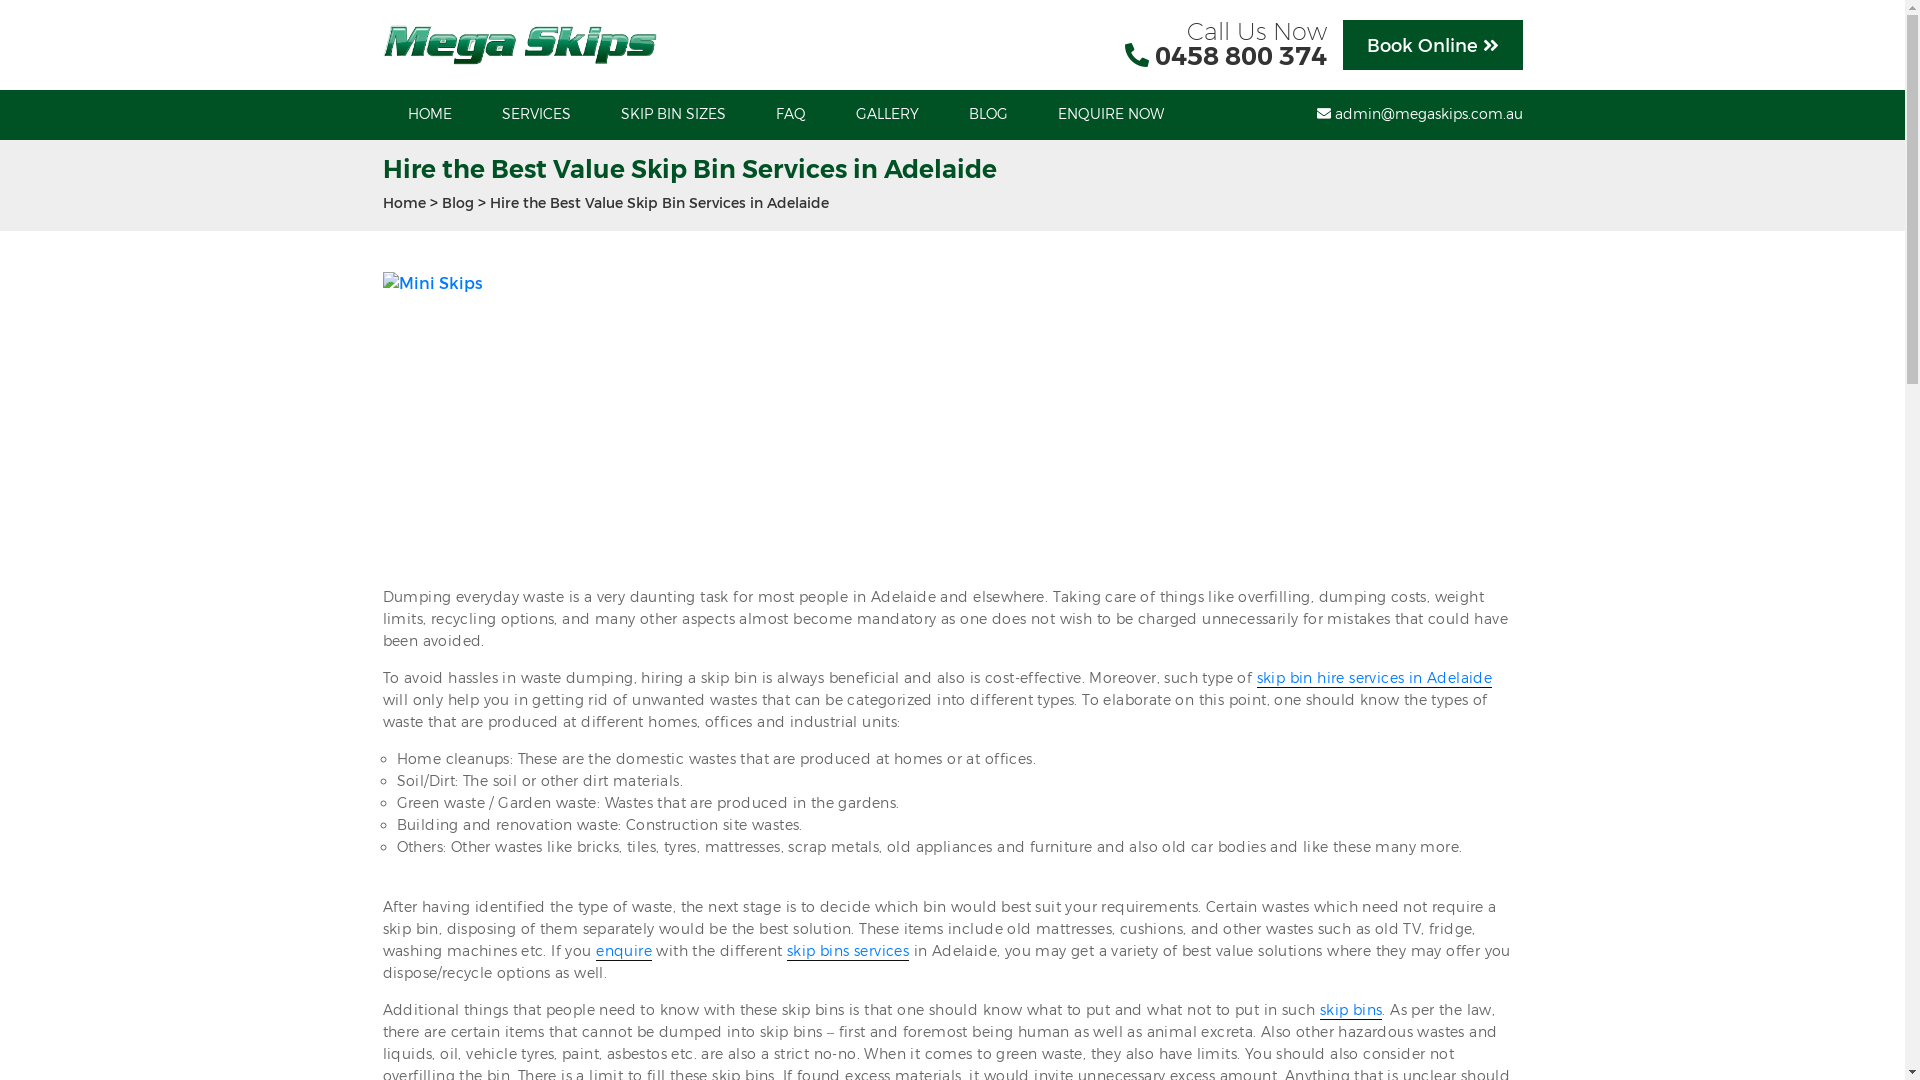  What do you see at coordinates (623, 950) in the screenshot?
I see `'enquire'` at bounding box center [623, 950].